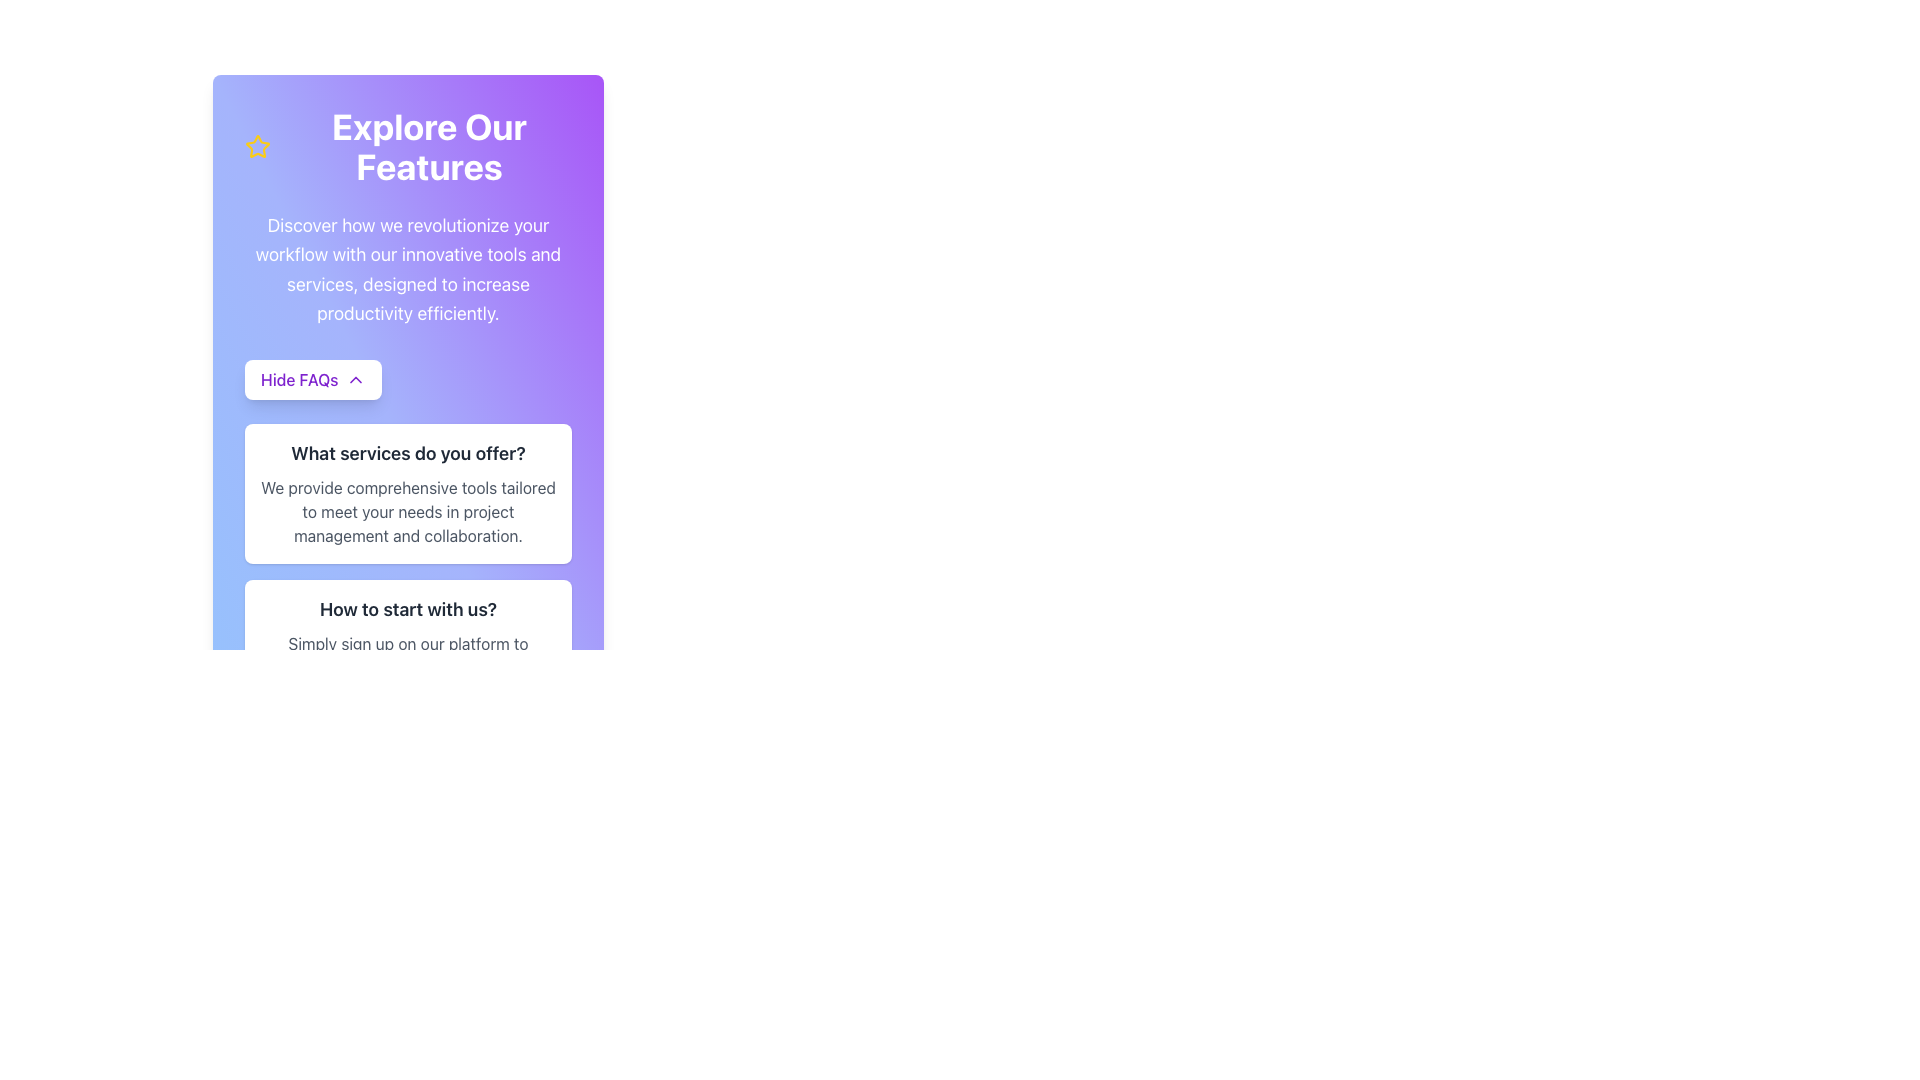 The width and height of the screenshot is (1920, 1080). Describe the element at coordinates (257, 145) in the screenshot. I see `the star icon with a yellow border and blue transparent fill located at the top-left corner of the 'Explore Our Features' section` at that location.